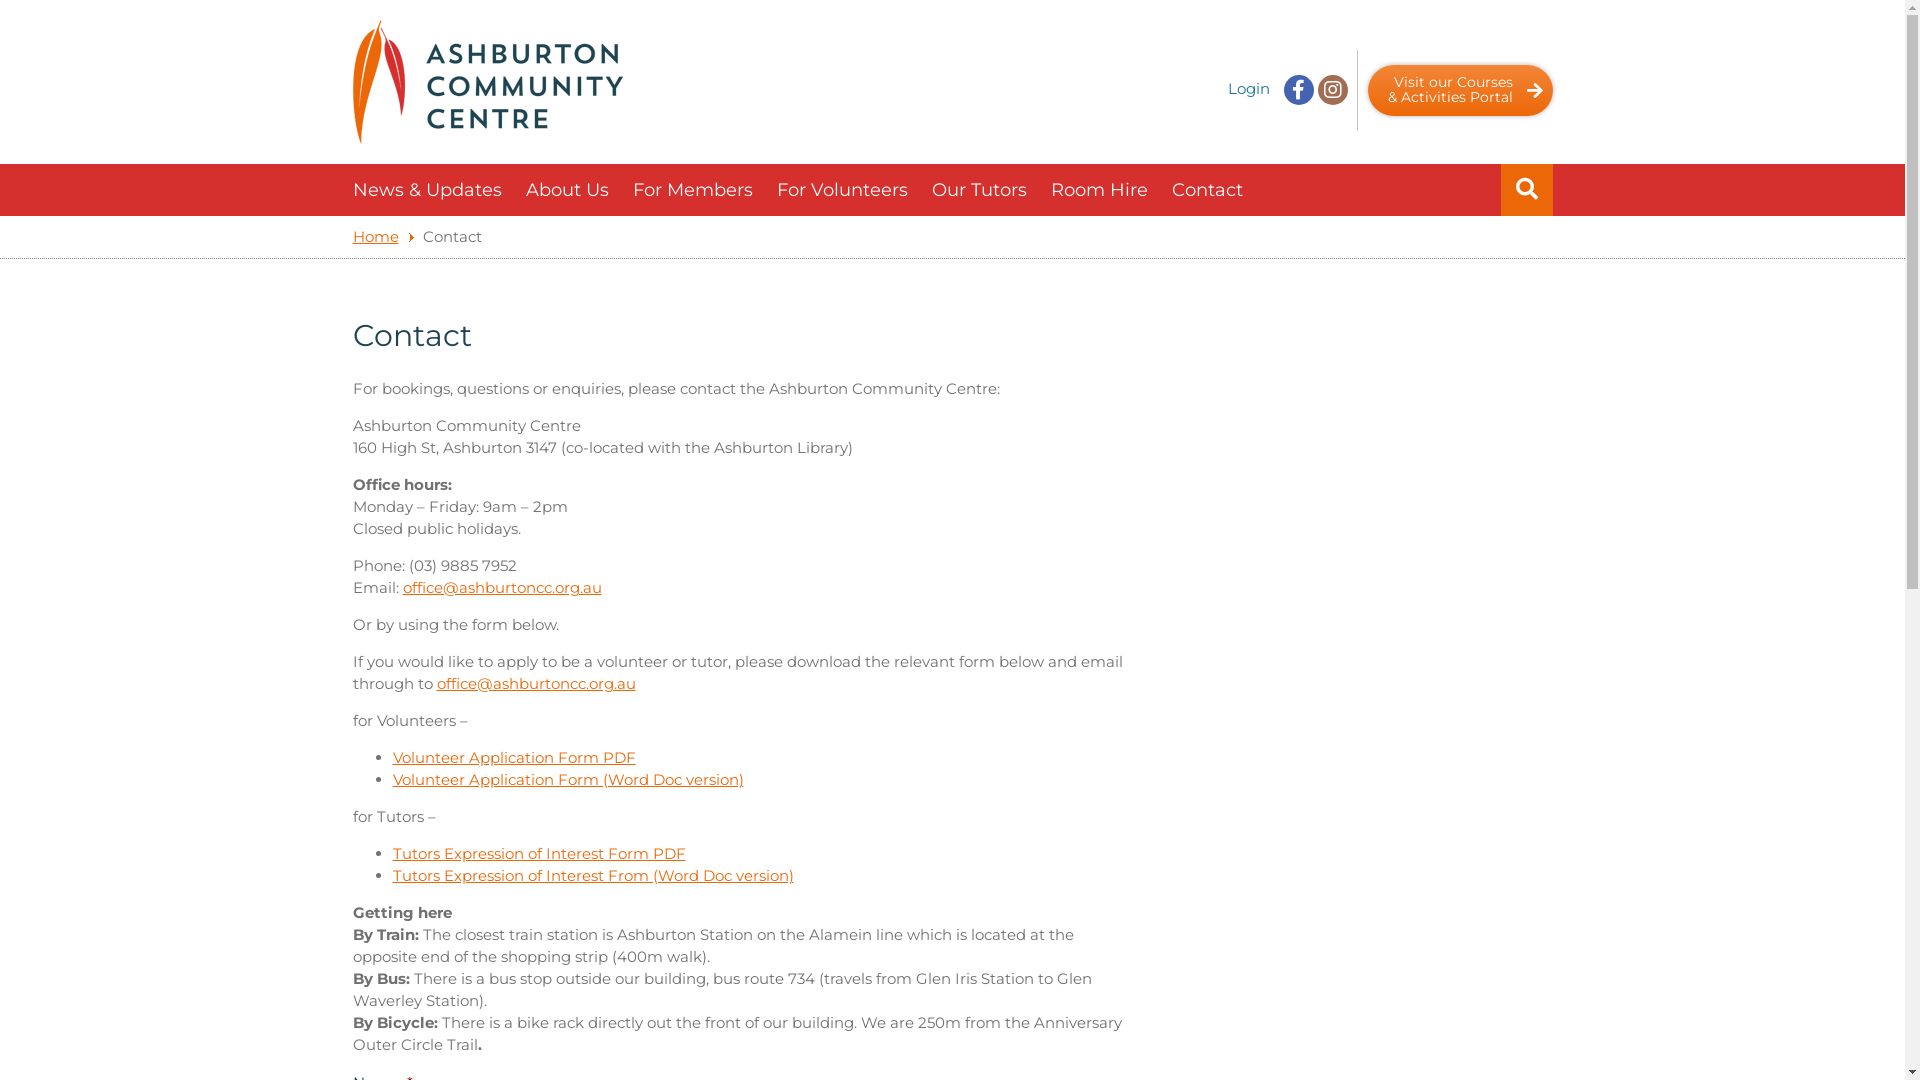 The image size is (1920, 1080). Describe the element at coordinates (1247, 87) in the screenshot. I see `'Login'` at that location.